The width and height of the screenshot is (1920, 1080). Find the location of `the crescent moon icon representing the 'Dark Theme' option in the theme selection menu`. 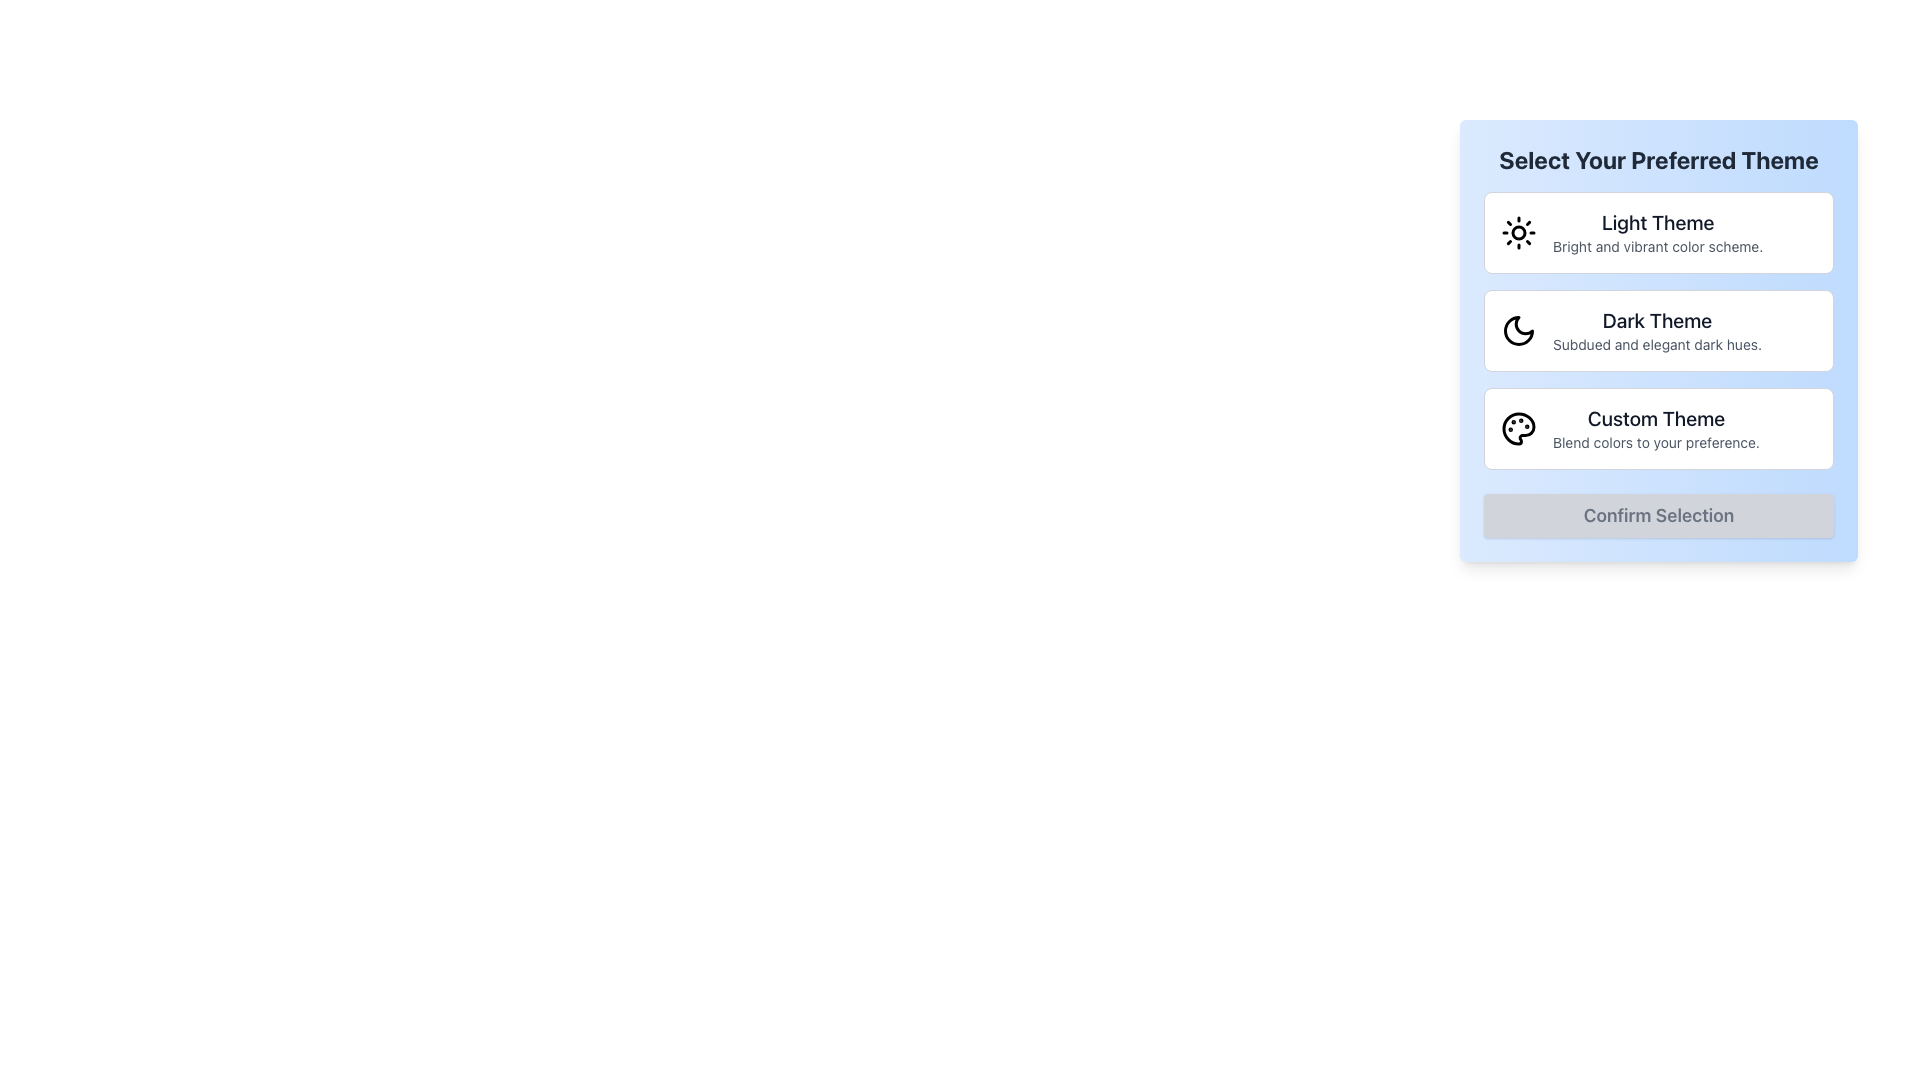

the crescent moon icon representing the 'Dark Theme' option in the theme selection menu is located at coordinates (1518, 330).